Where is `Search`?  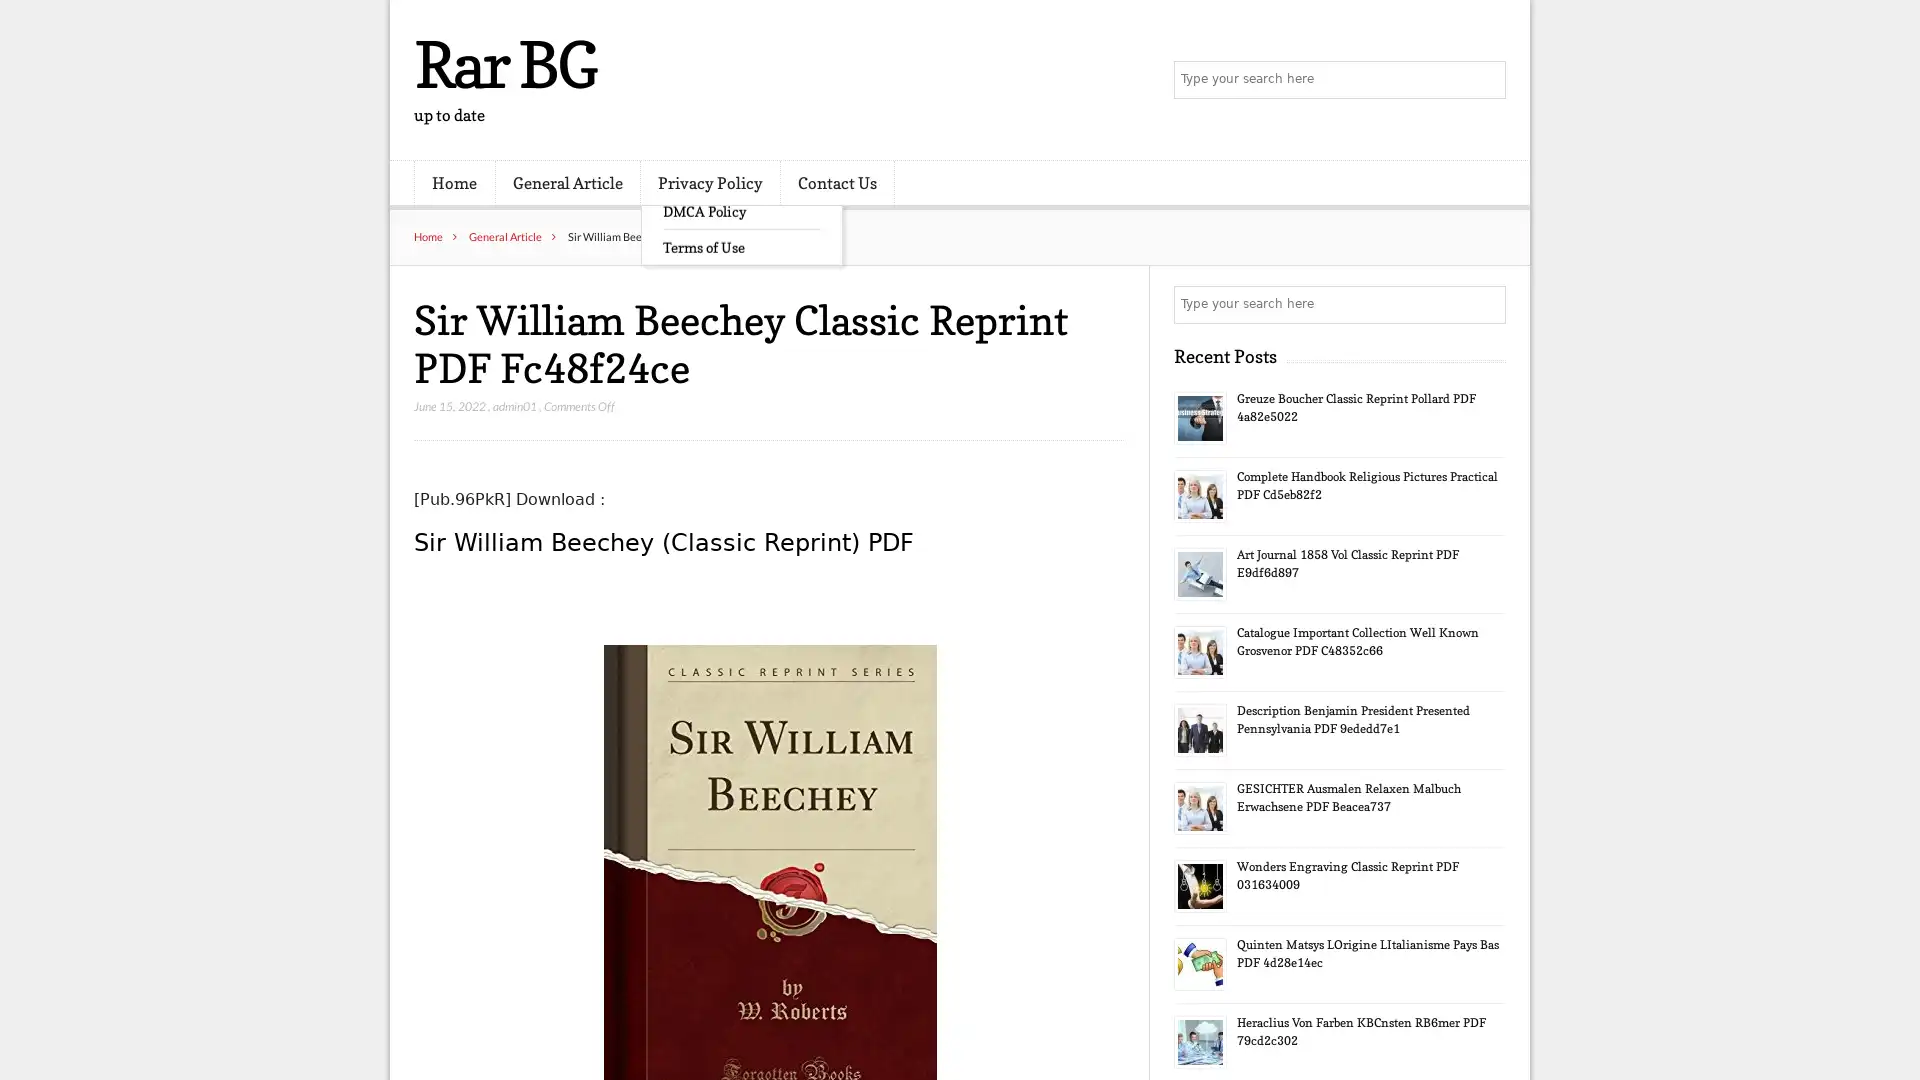 Search is located at coordinates (1485, 304).